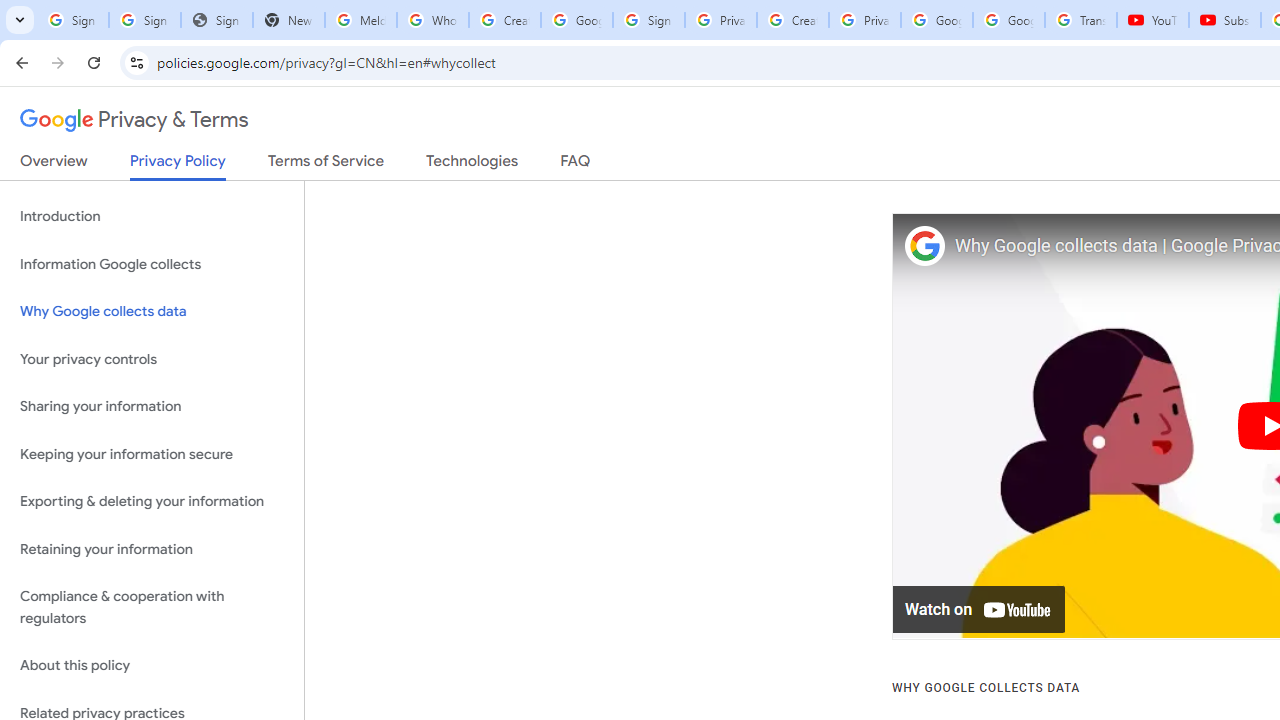 The image size is (1280, 720). Describe the element at coordinates (923, 245) in the screenshot. I see `'Photo image of Google'` at that location.